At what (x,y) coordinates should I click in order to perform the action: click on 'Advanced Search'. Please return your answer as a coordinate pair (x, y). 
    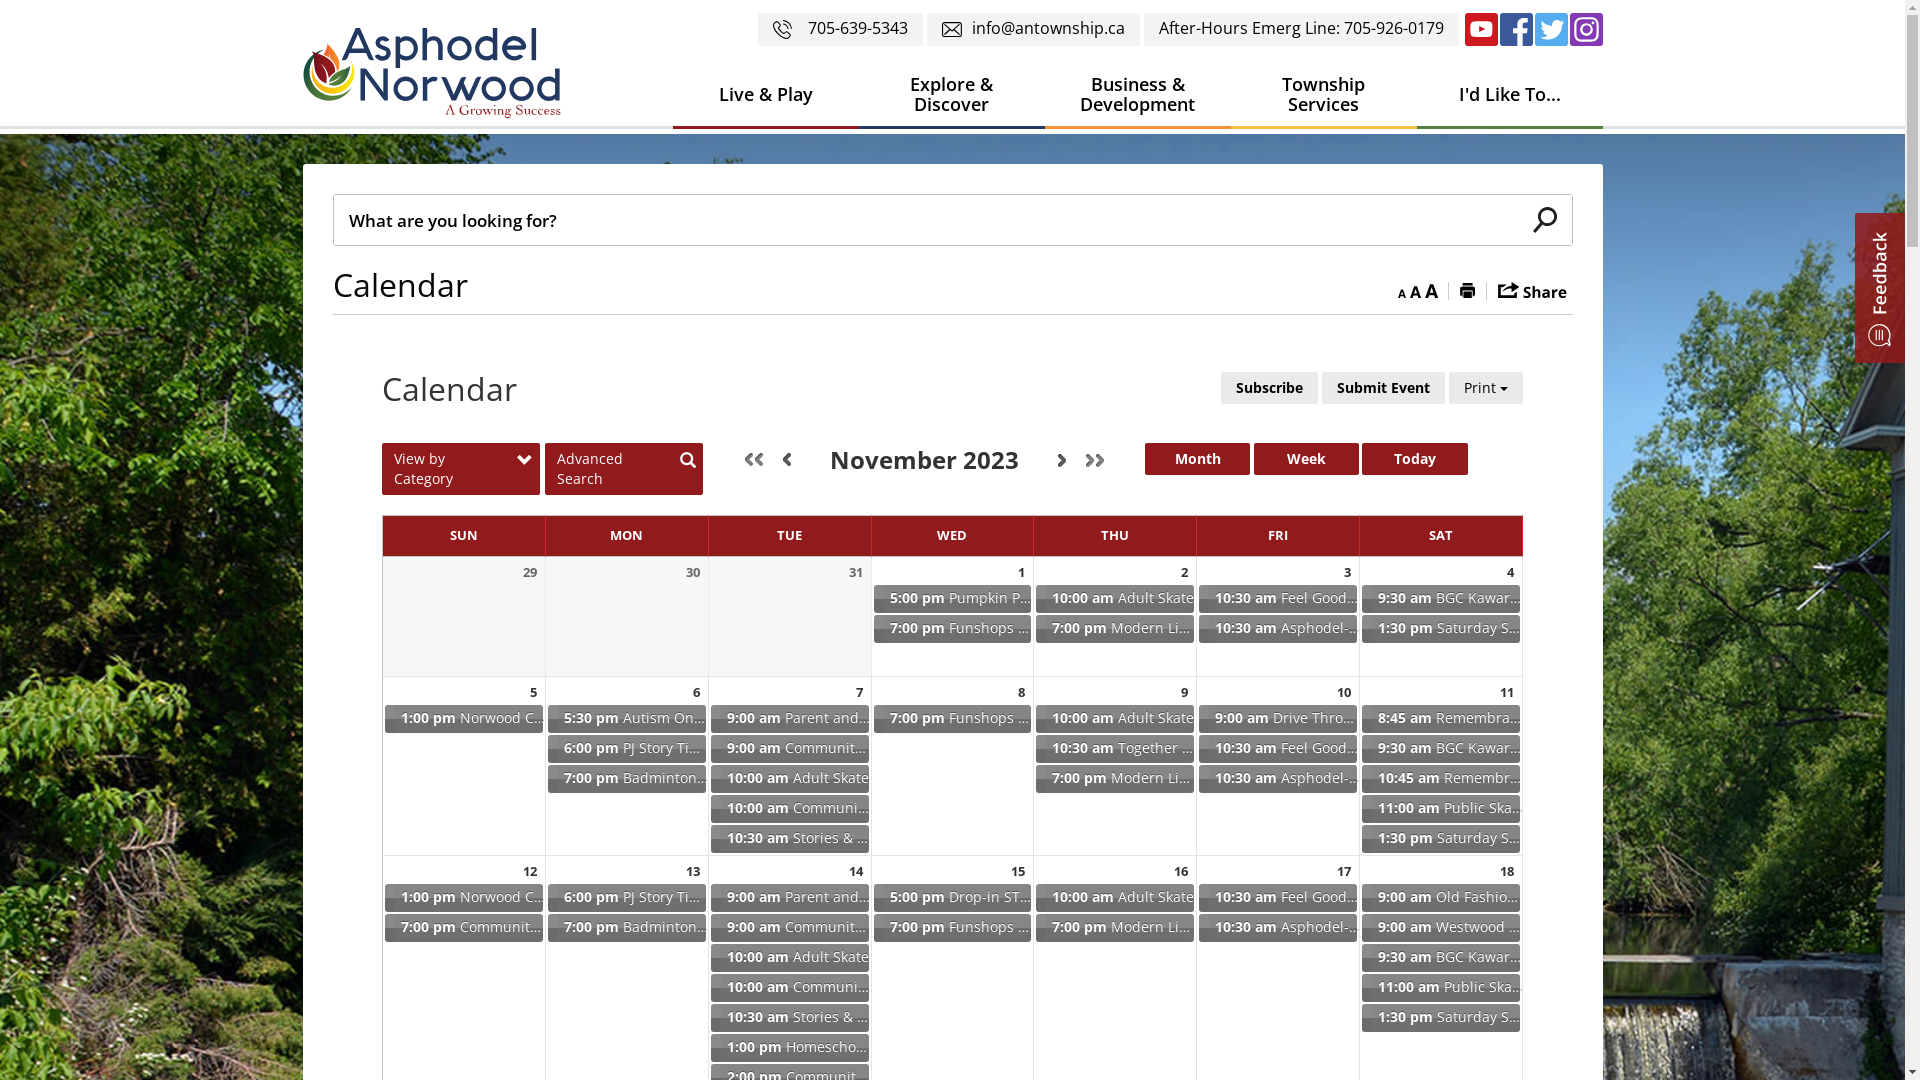
    Looking at the image, I should click on (623, 469).